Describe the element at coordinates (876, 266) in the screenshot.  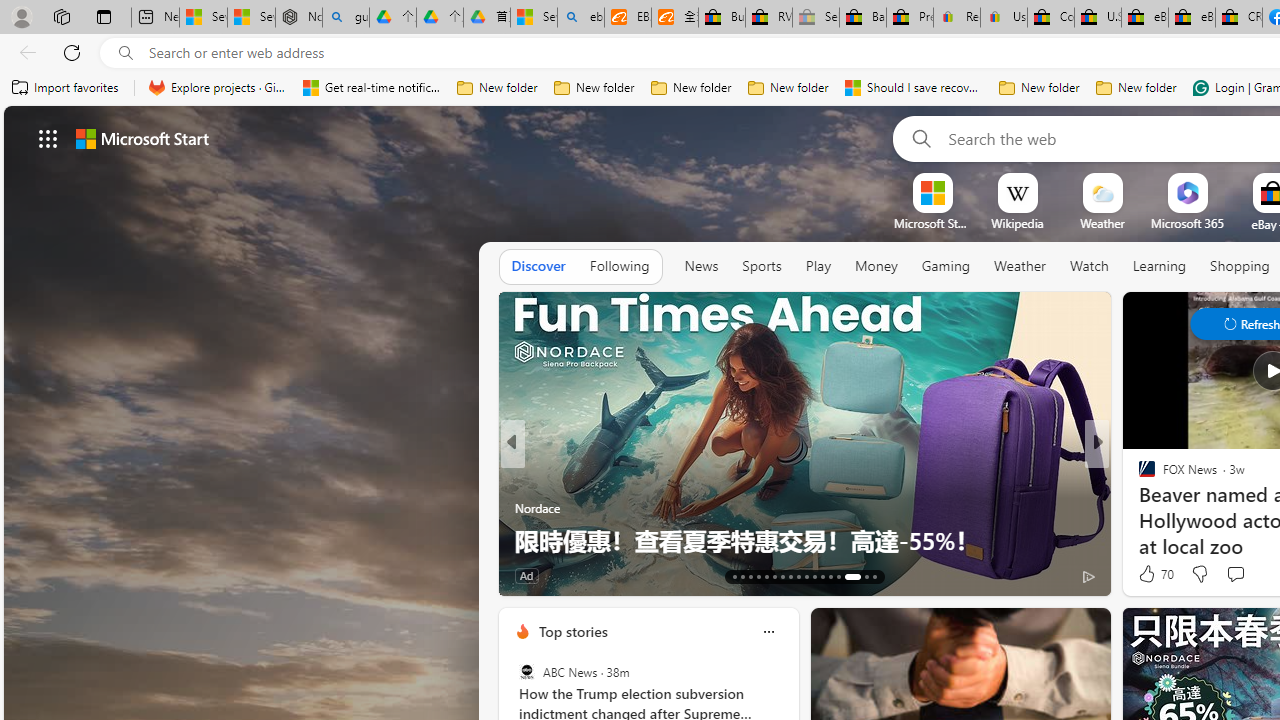
I see `'Money'` at that location.